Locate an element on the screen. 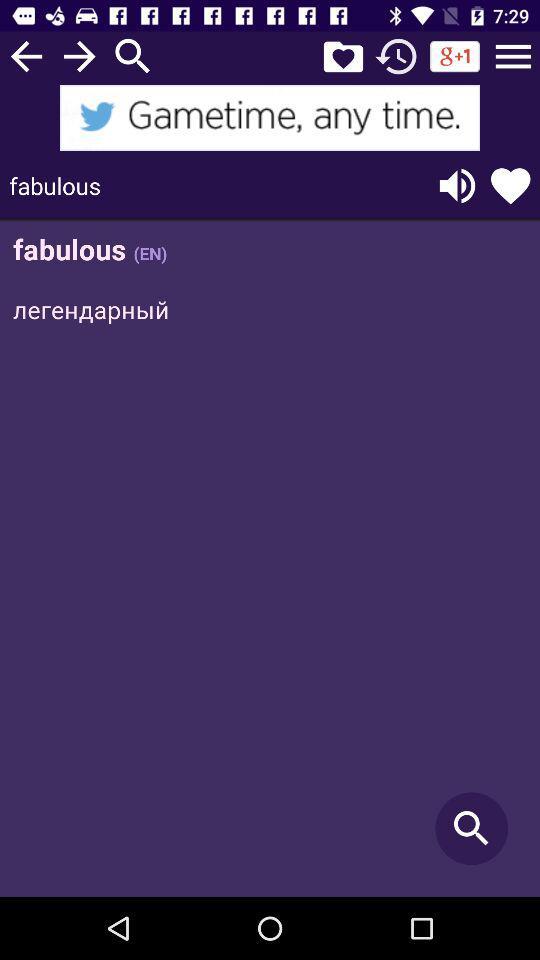 The height and width of the screenshot is (960, 540). the arrow_forward icon is located at coordinates (78, 55).